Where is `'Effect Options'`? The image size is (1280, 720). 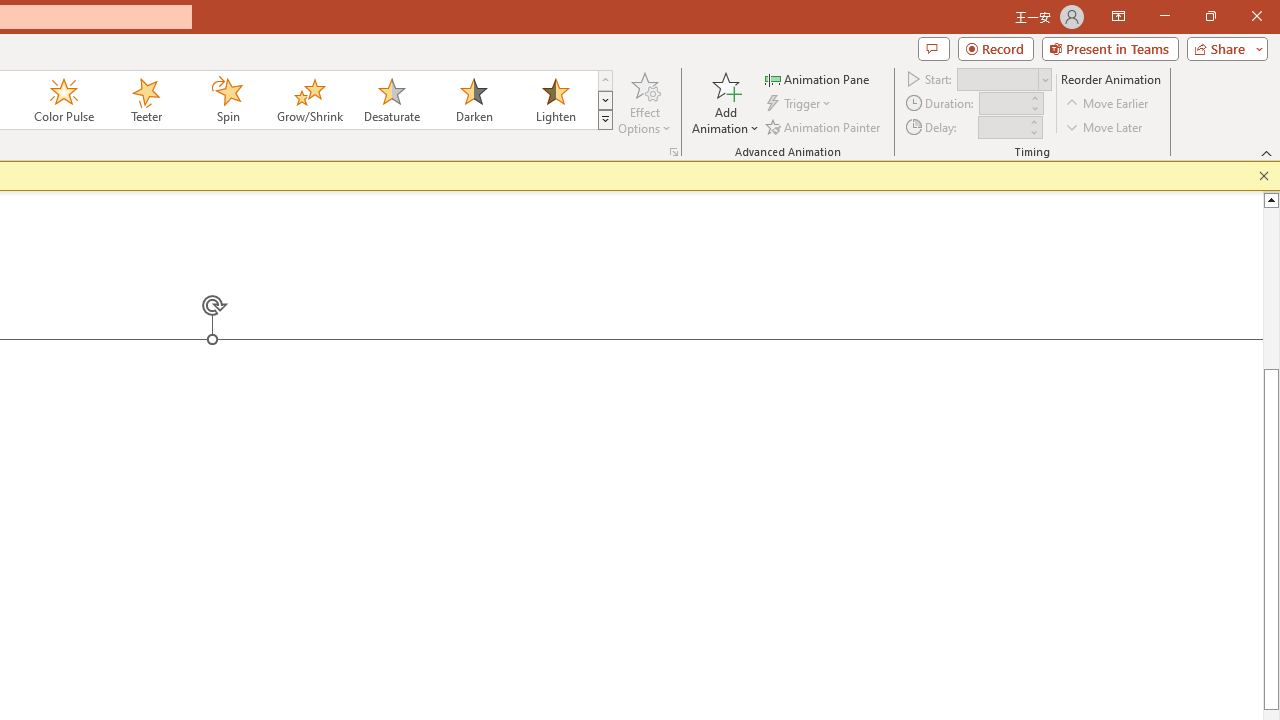 'Effect Options' is located at coordinates (645, 103).